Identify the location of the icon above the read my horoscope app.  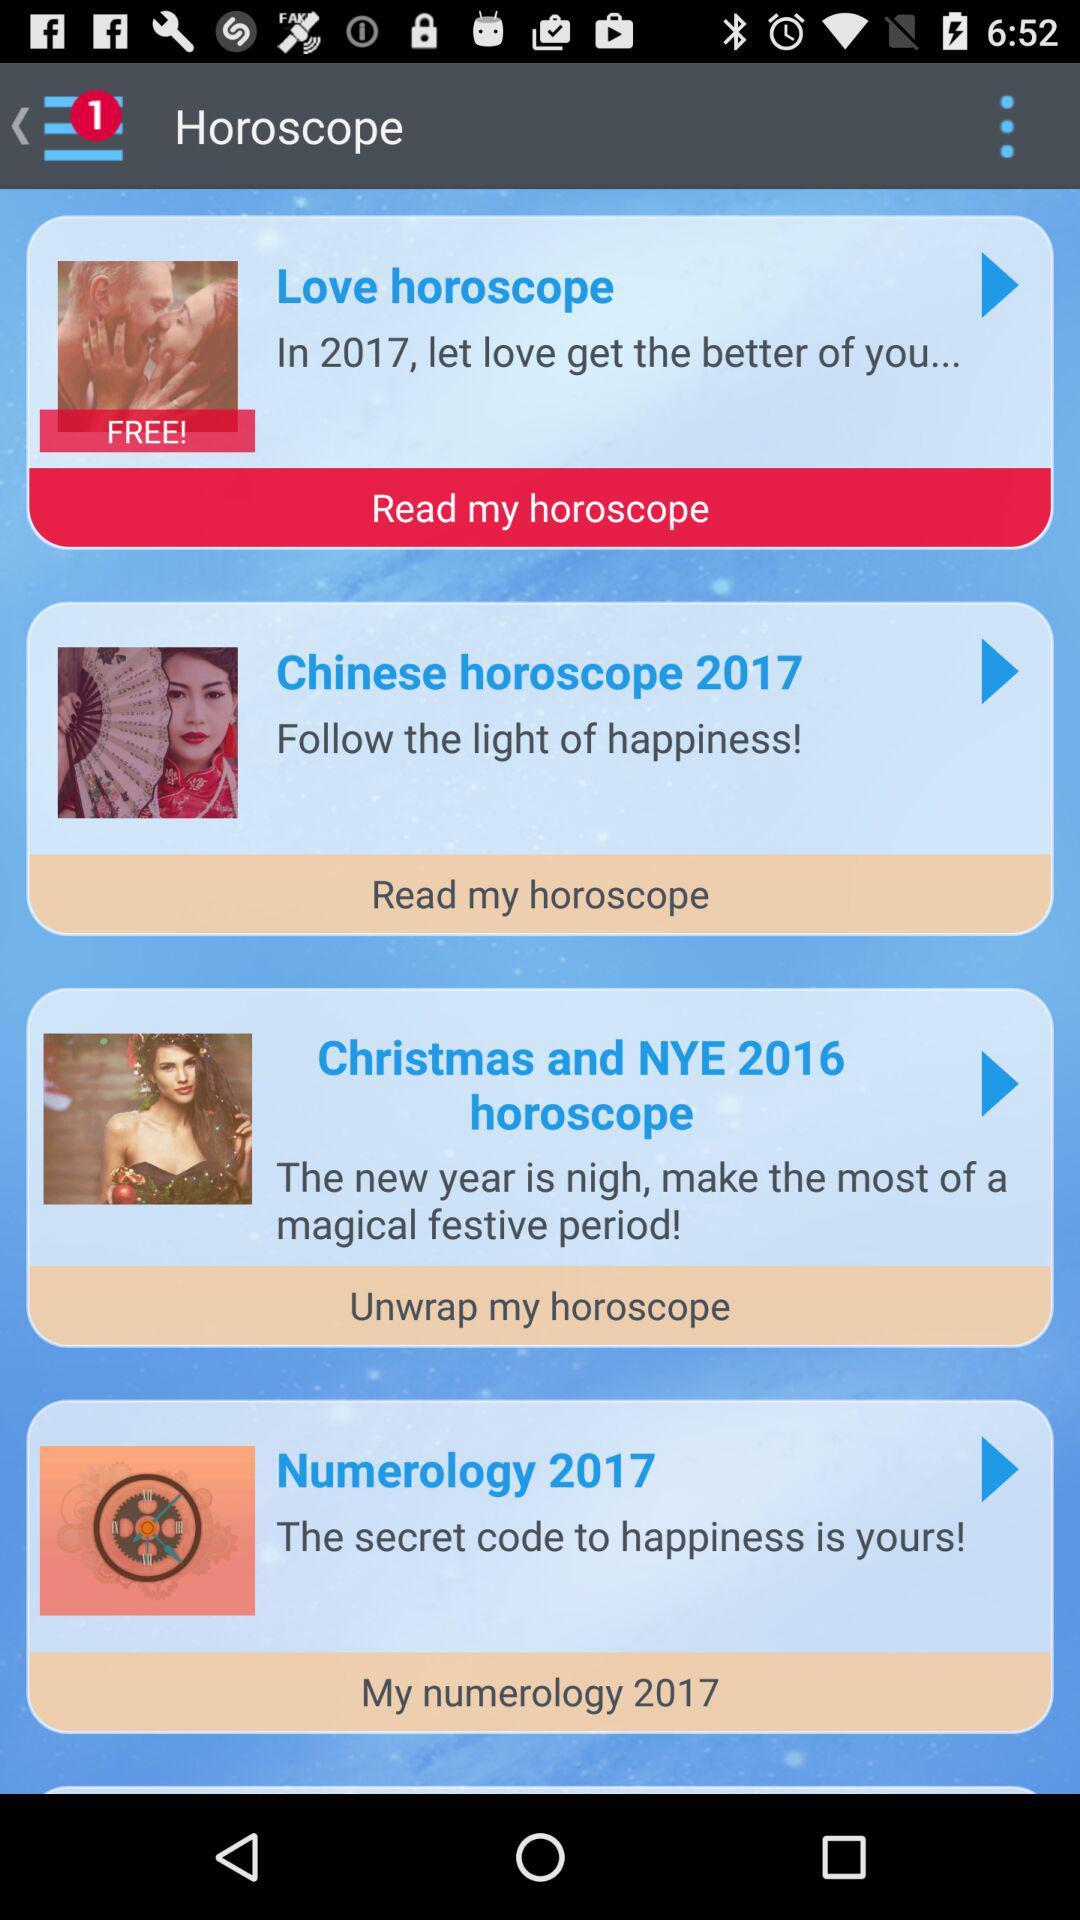
(617, 350).